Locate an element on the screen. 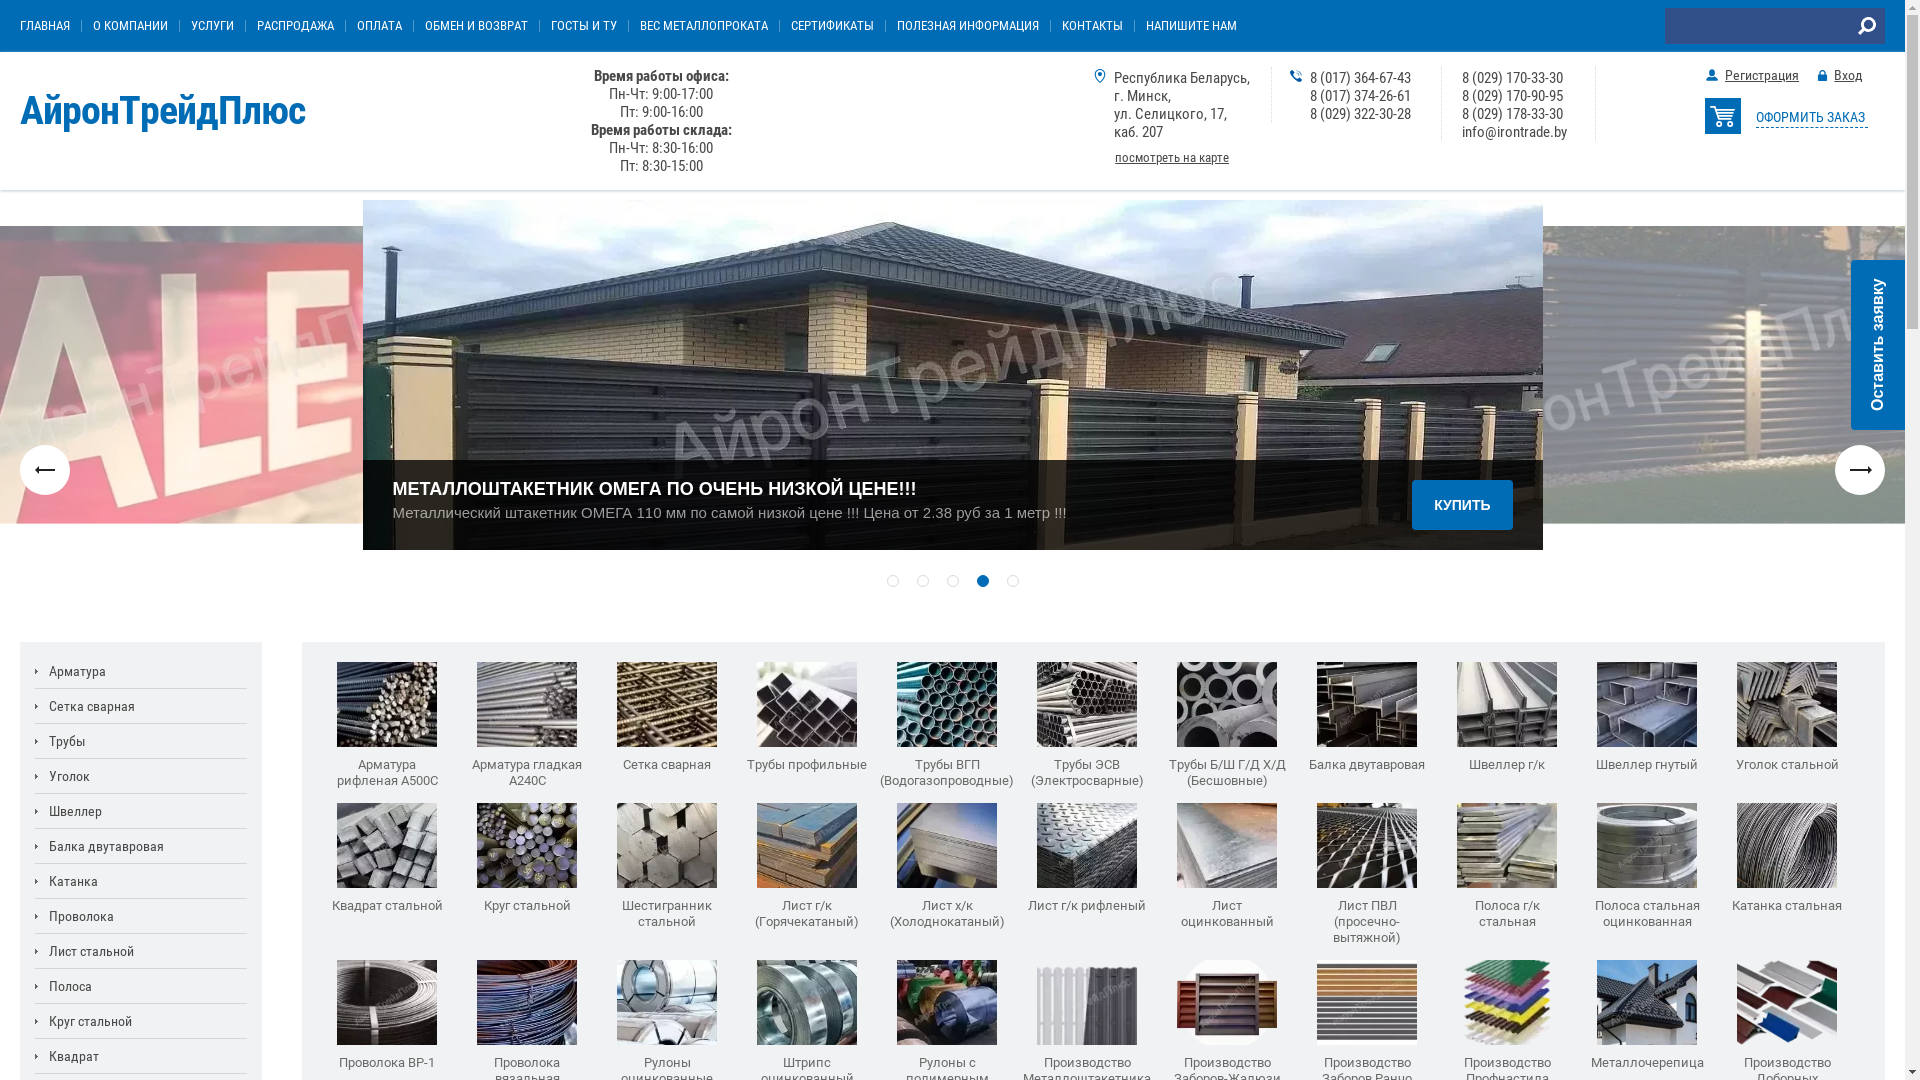 The height and width of the screenshot is (1080, 1920). '8 (017) 374-26-61' is located at coordinates (1360, 96).